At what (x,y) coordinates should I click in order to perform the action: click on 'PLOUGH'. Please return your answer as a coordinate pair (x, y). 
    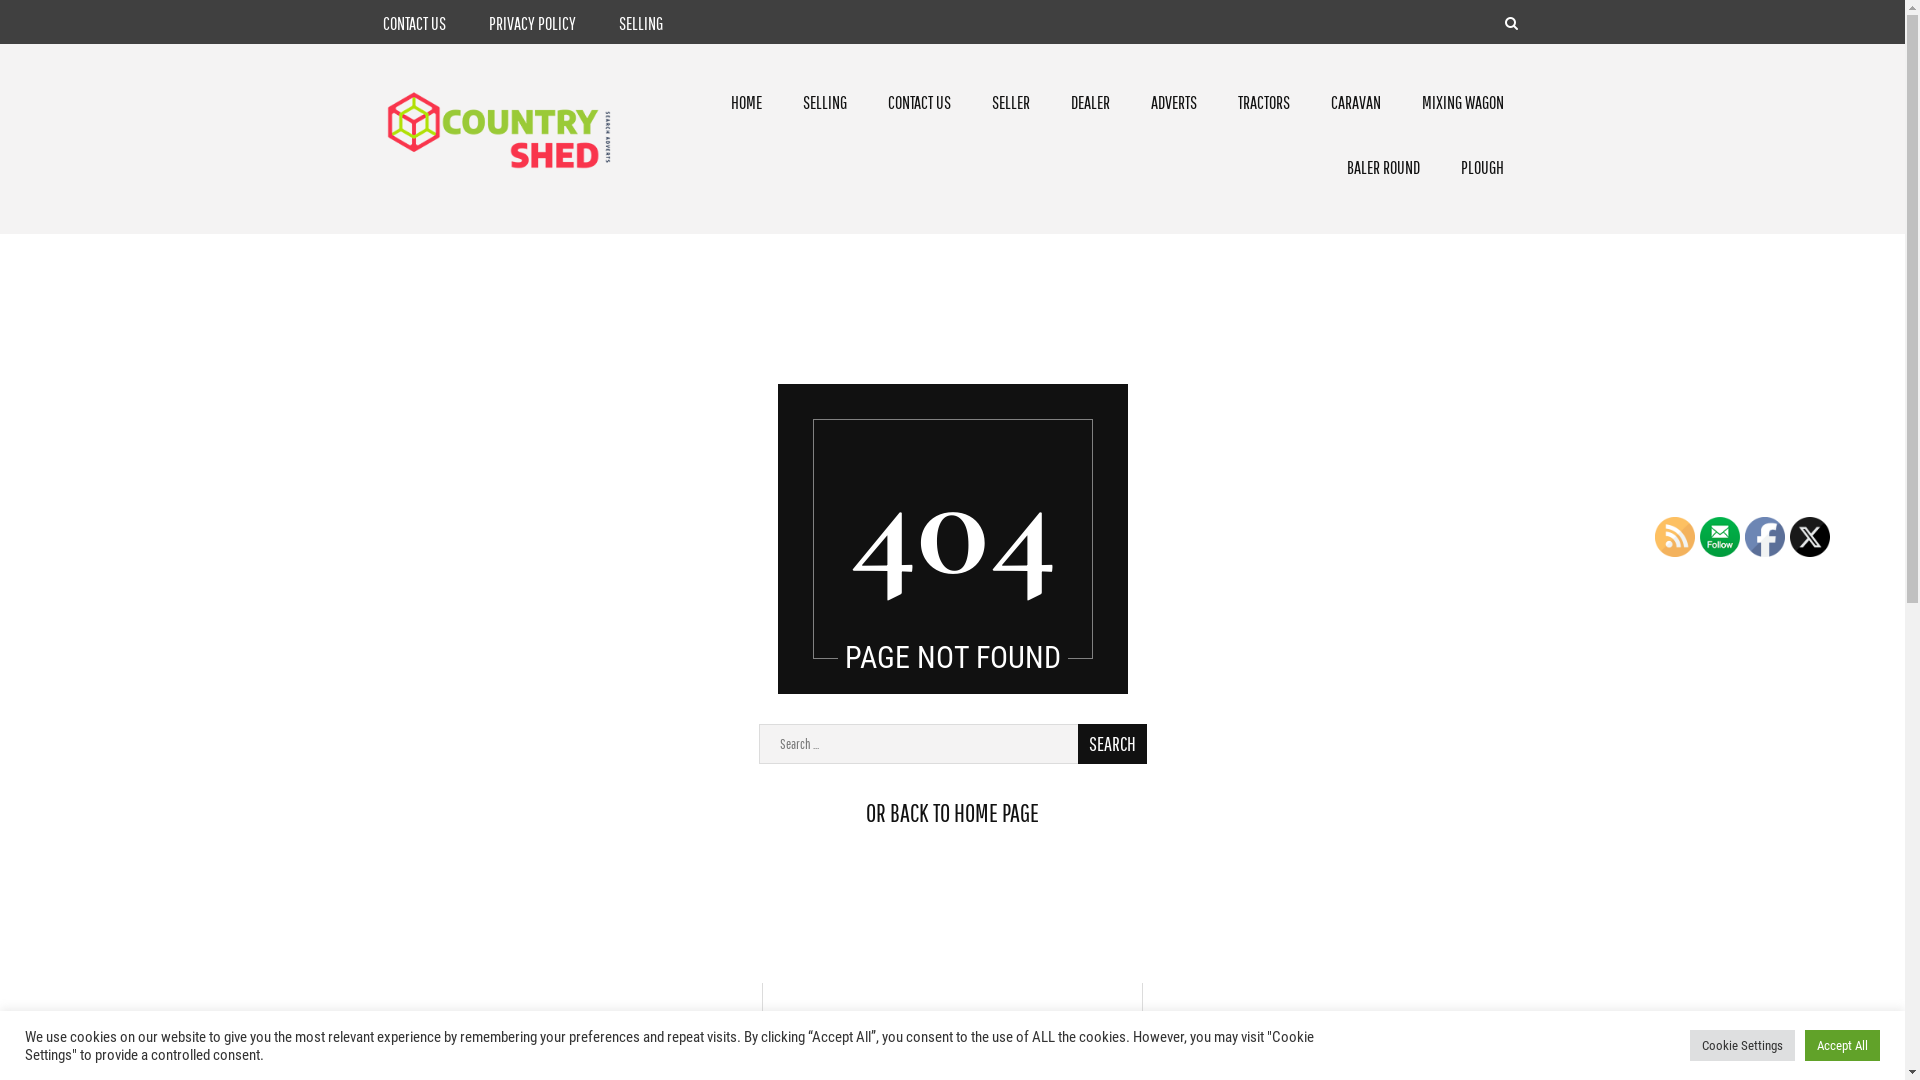
    Looking at the image, I should click on (1482, 166).